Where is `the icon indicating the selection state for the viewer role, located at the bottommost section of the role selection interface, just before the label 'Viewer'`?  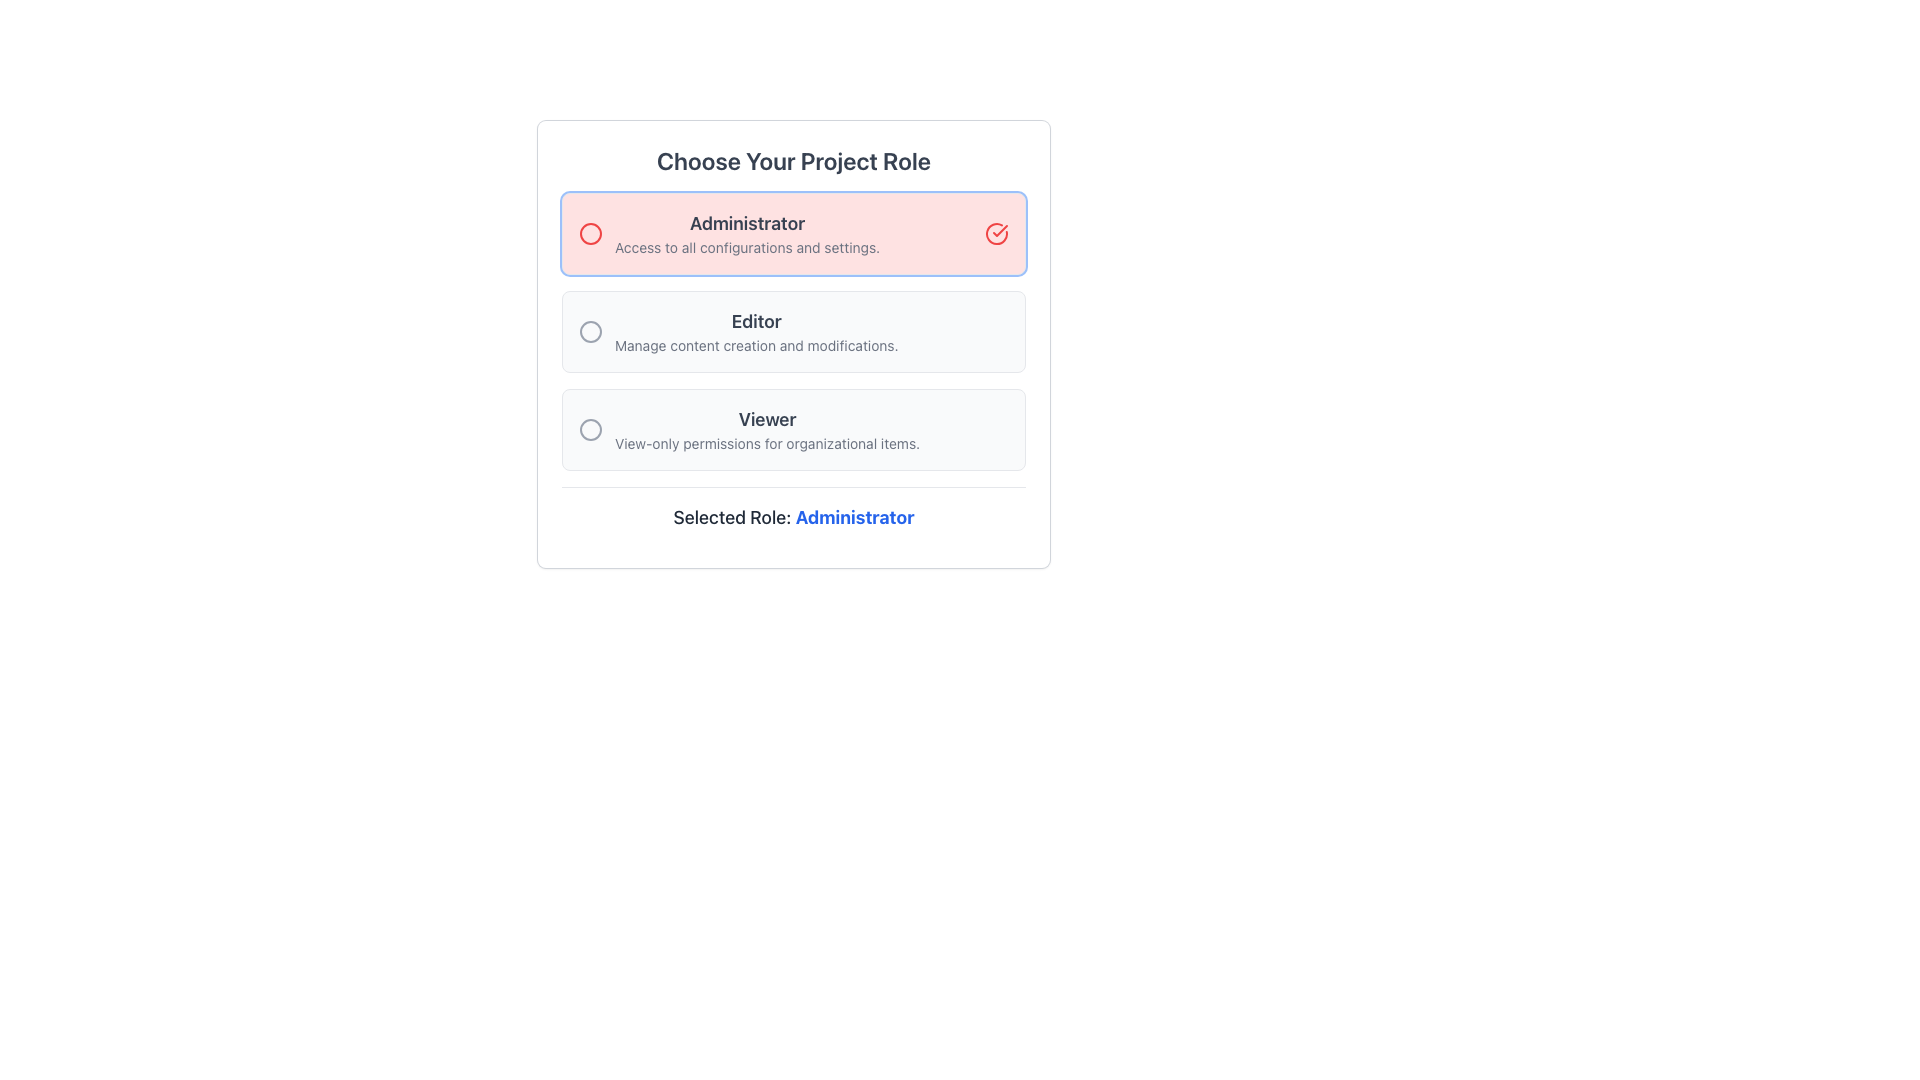 the icon indicating the selection state for the viewer role, located at the bottommost section of the role selection interface, just before the label 'Viewer' is located at coordinates (589, 428).